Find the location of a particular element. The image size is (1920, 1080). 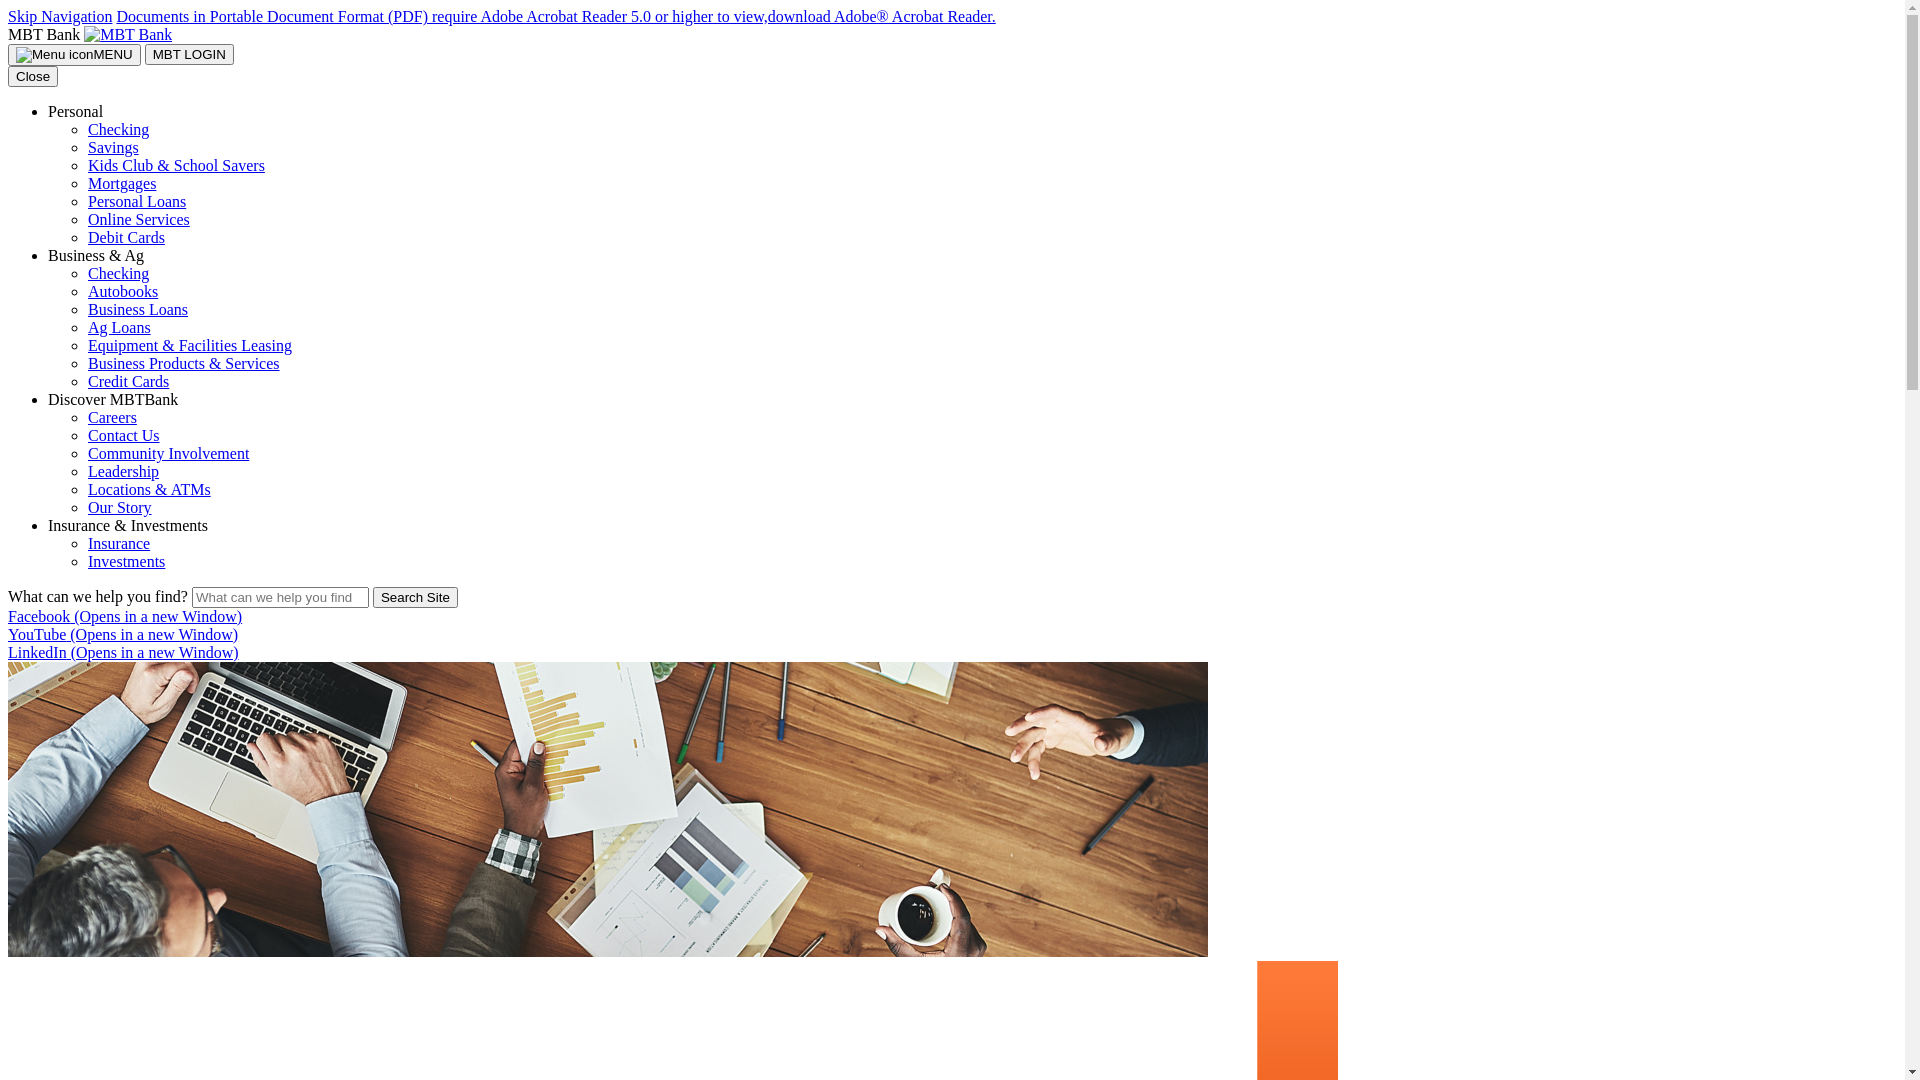

'Kids Club & School Savers' is located at coordinates (176, 164).